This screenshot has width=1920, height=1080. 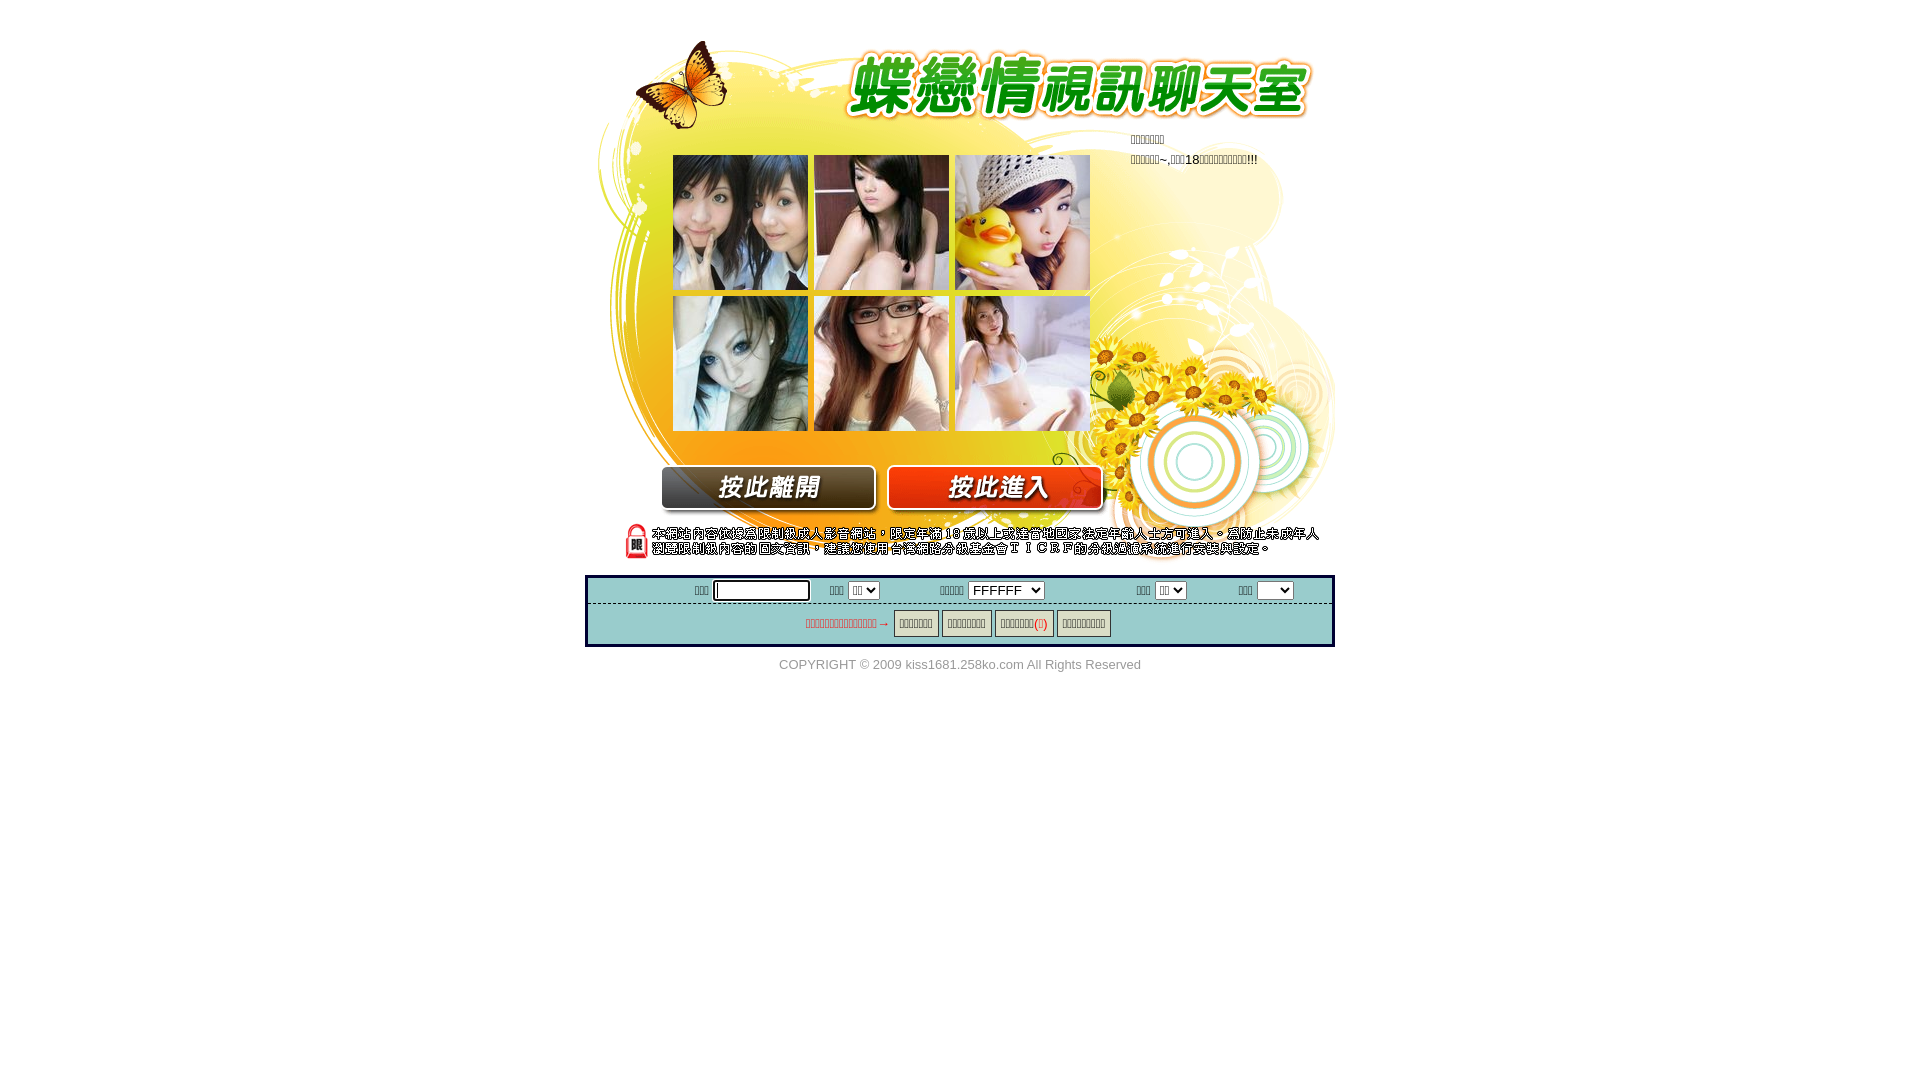 I want to click on 'kiss1681.258ko.com', so click(x=964, y=663).